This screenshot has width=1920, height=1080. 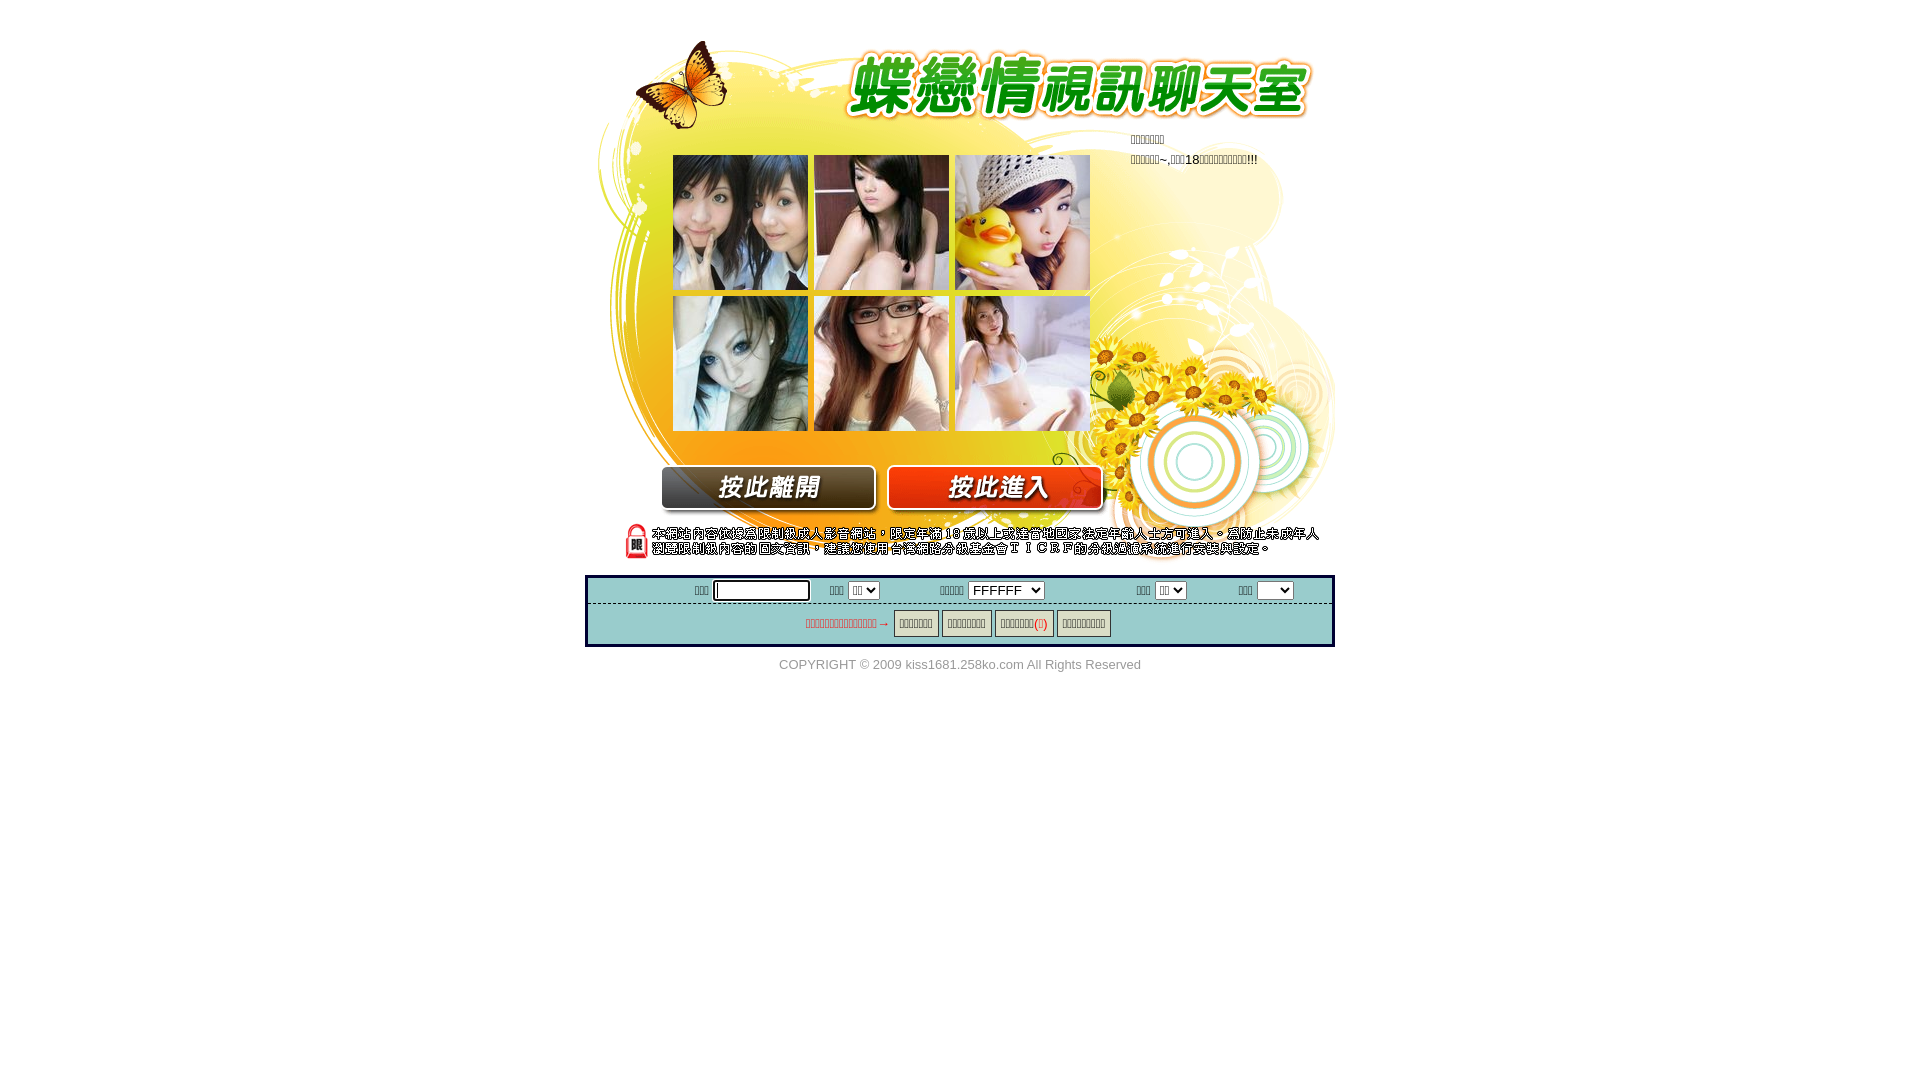 I want to click on 'kiss1681.258ko.com', so click(x=964, y=663).